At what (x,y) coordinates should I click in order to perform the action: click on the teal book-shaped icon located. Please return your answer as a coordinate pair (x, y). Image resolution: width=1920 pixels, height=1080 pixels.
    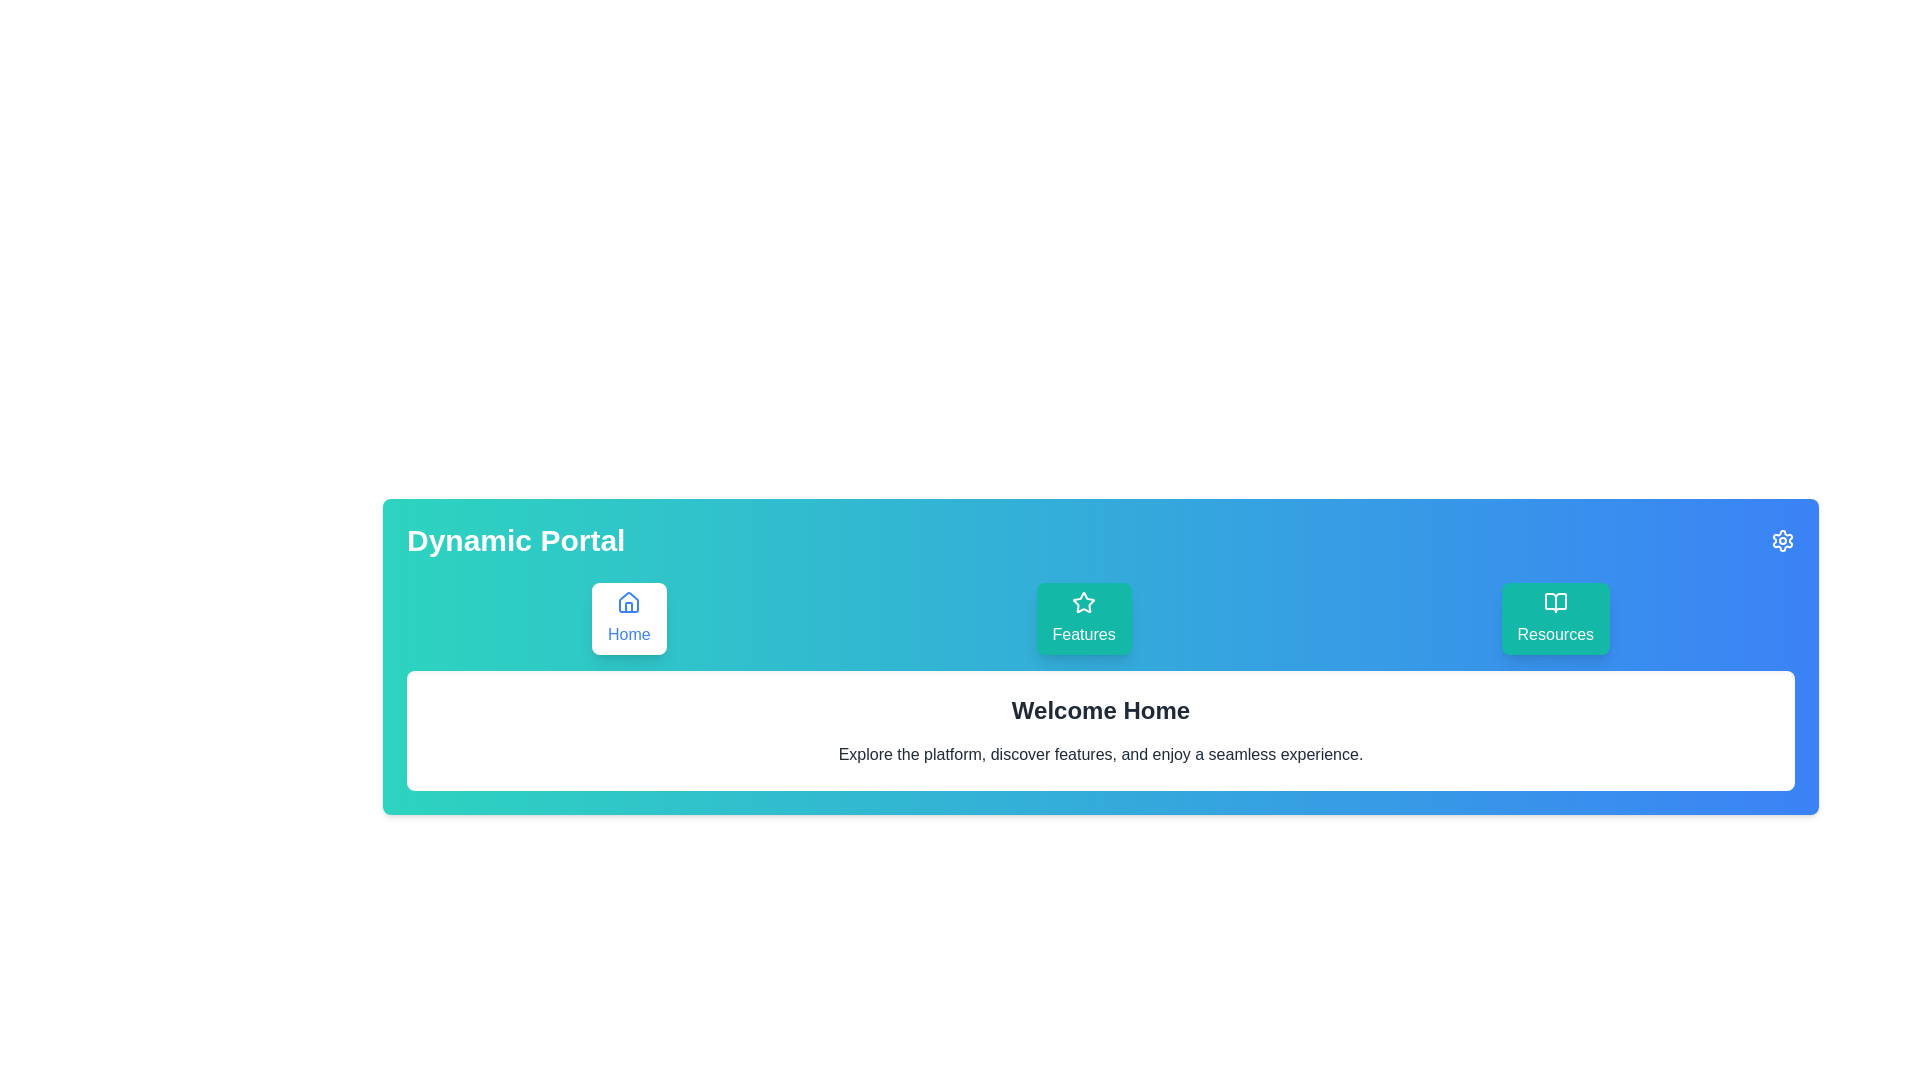
    Looking at the image, I should click on (1554, 601).